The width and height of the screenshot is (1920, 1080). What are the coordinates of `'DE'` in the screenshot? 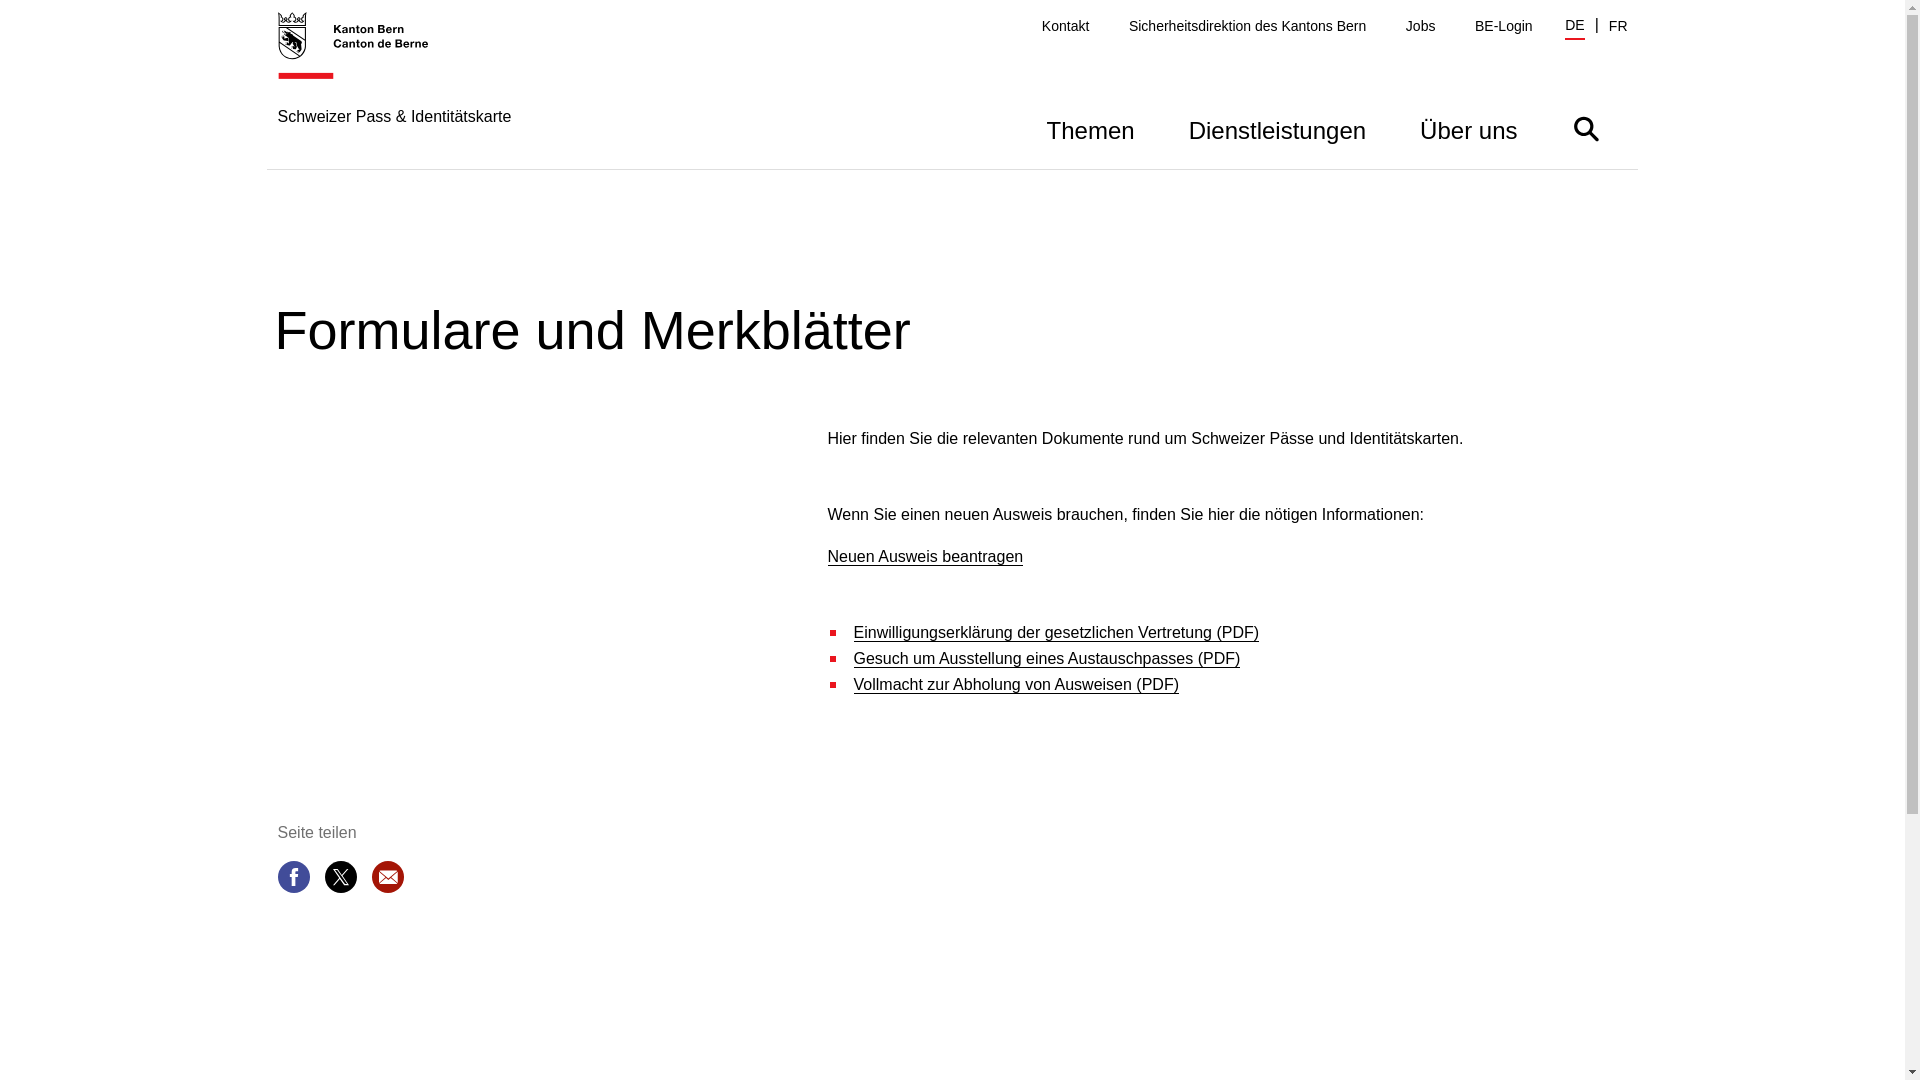 It's located at (1563, 27).